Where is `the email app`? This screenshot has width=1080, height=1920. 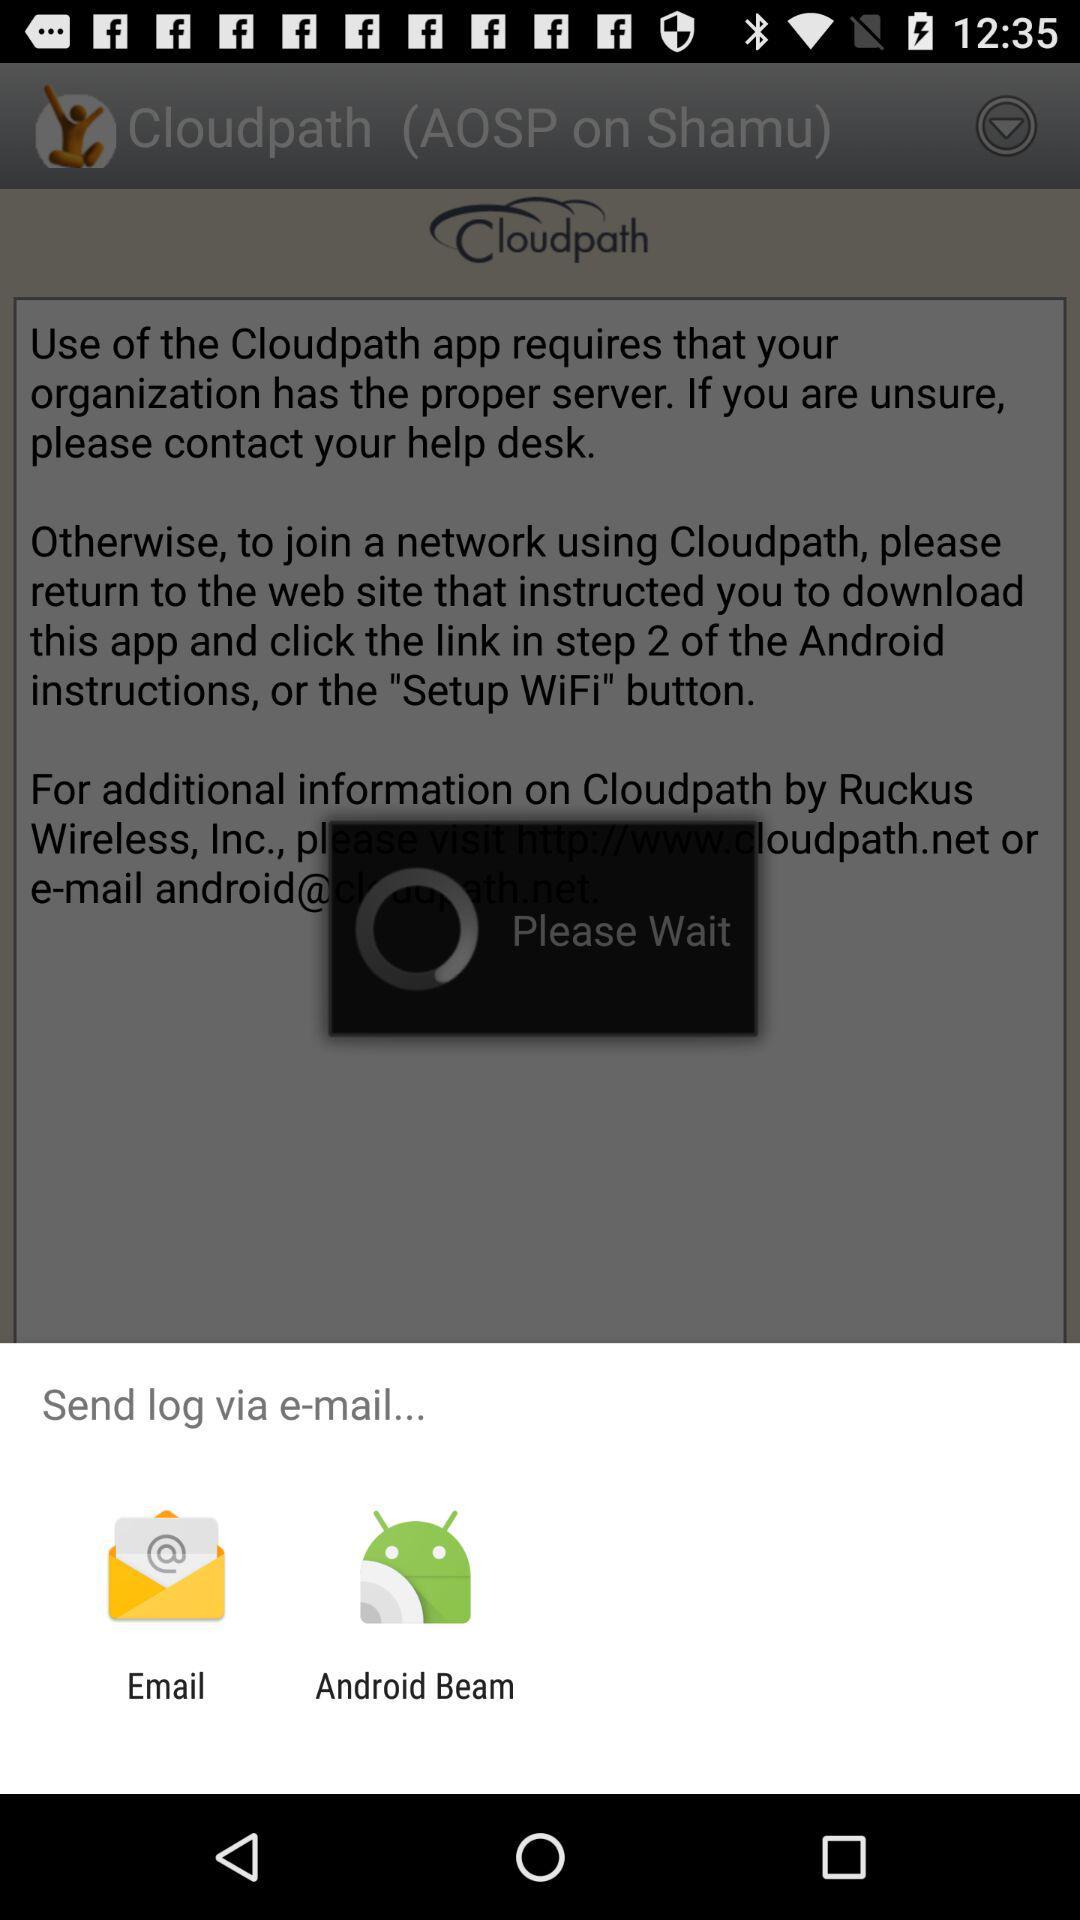
the email app is located at coordinates (165, 1705).